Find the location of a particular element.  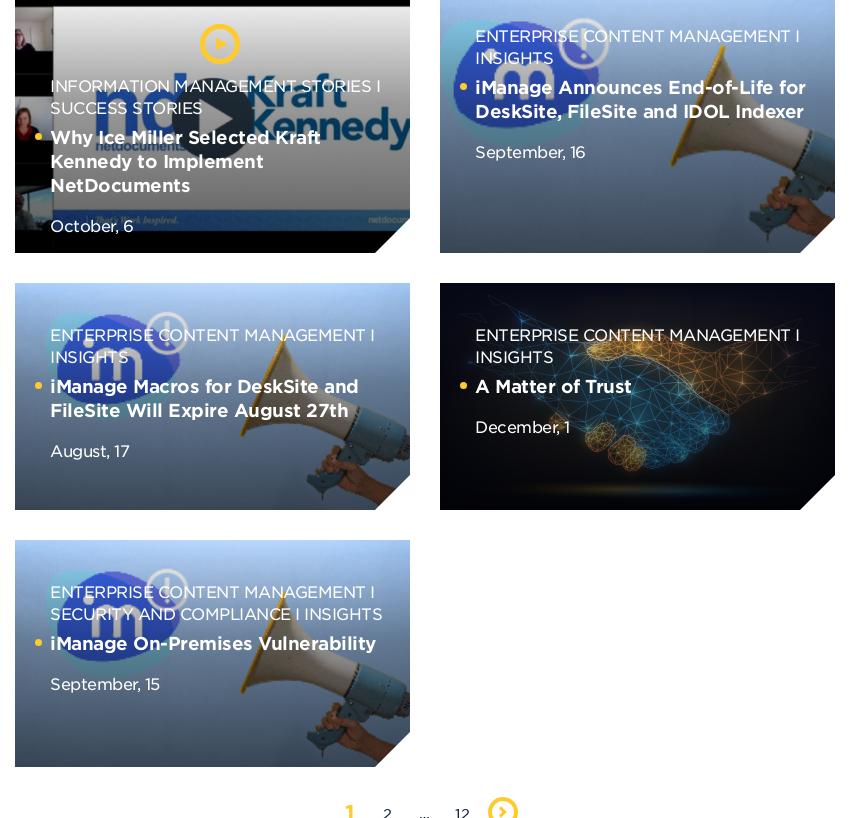

'October, 6' is located at coordinates (90, 225).